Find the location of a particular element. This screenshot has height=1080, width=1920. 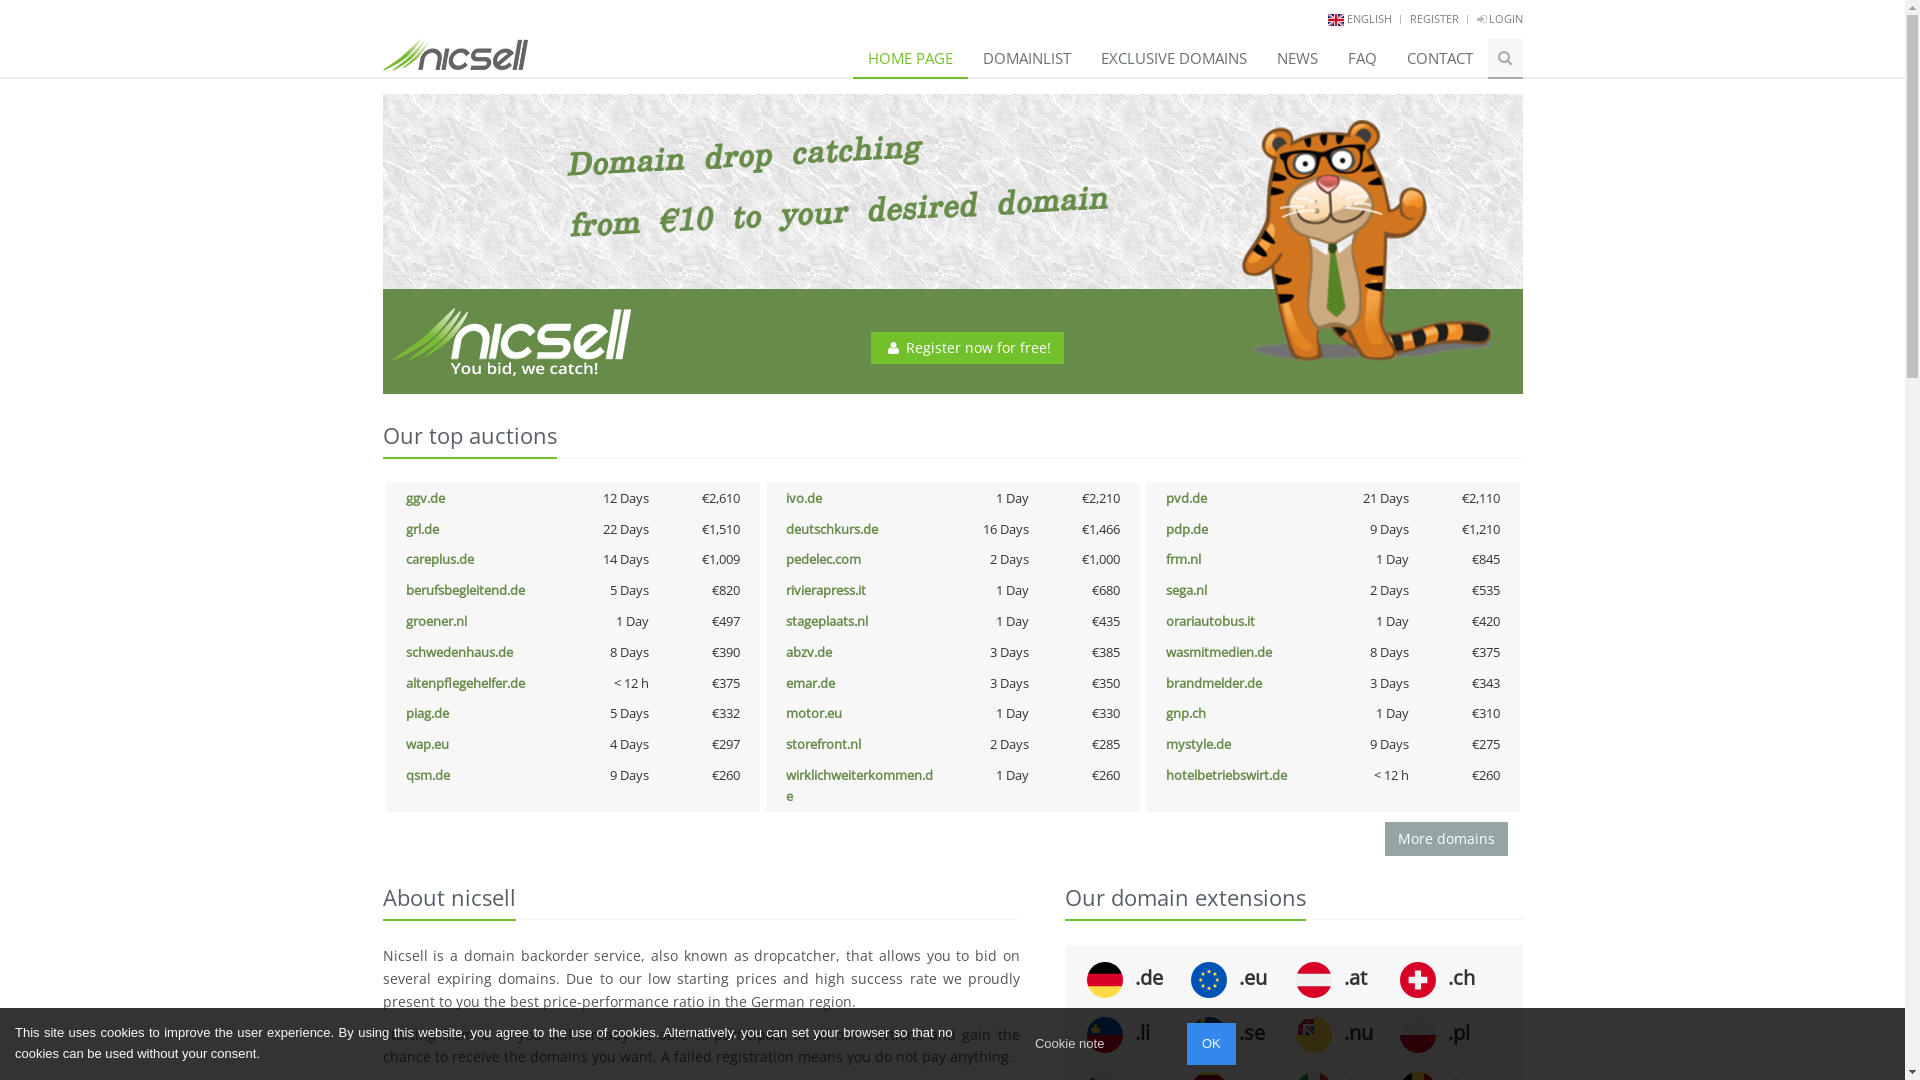

'gnp.ch' is located at coordinates (1166, 712).